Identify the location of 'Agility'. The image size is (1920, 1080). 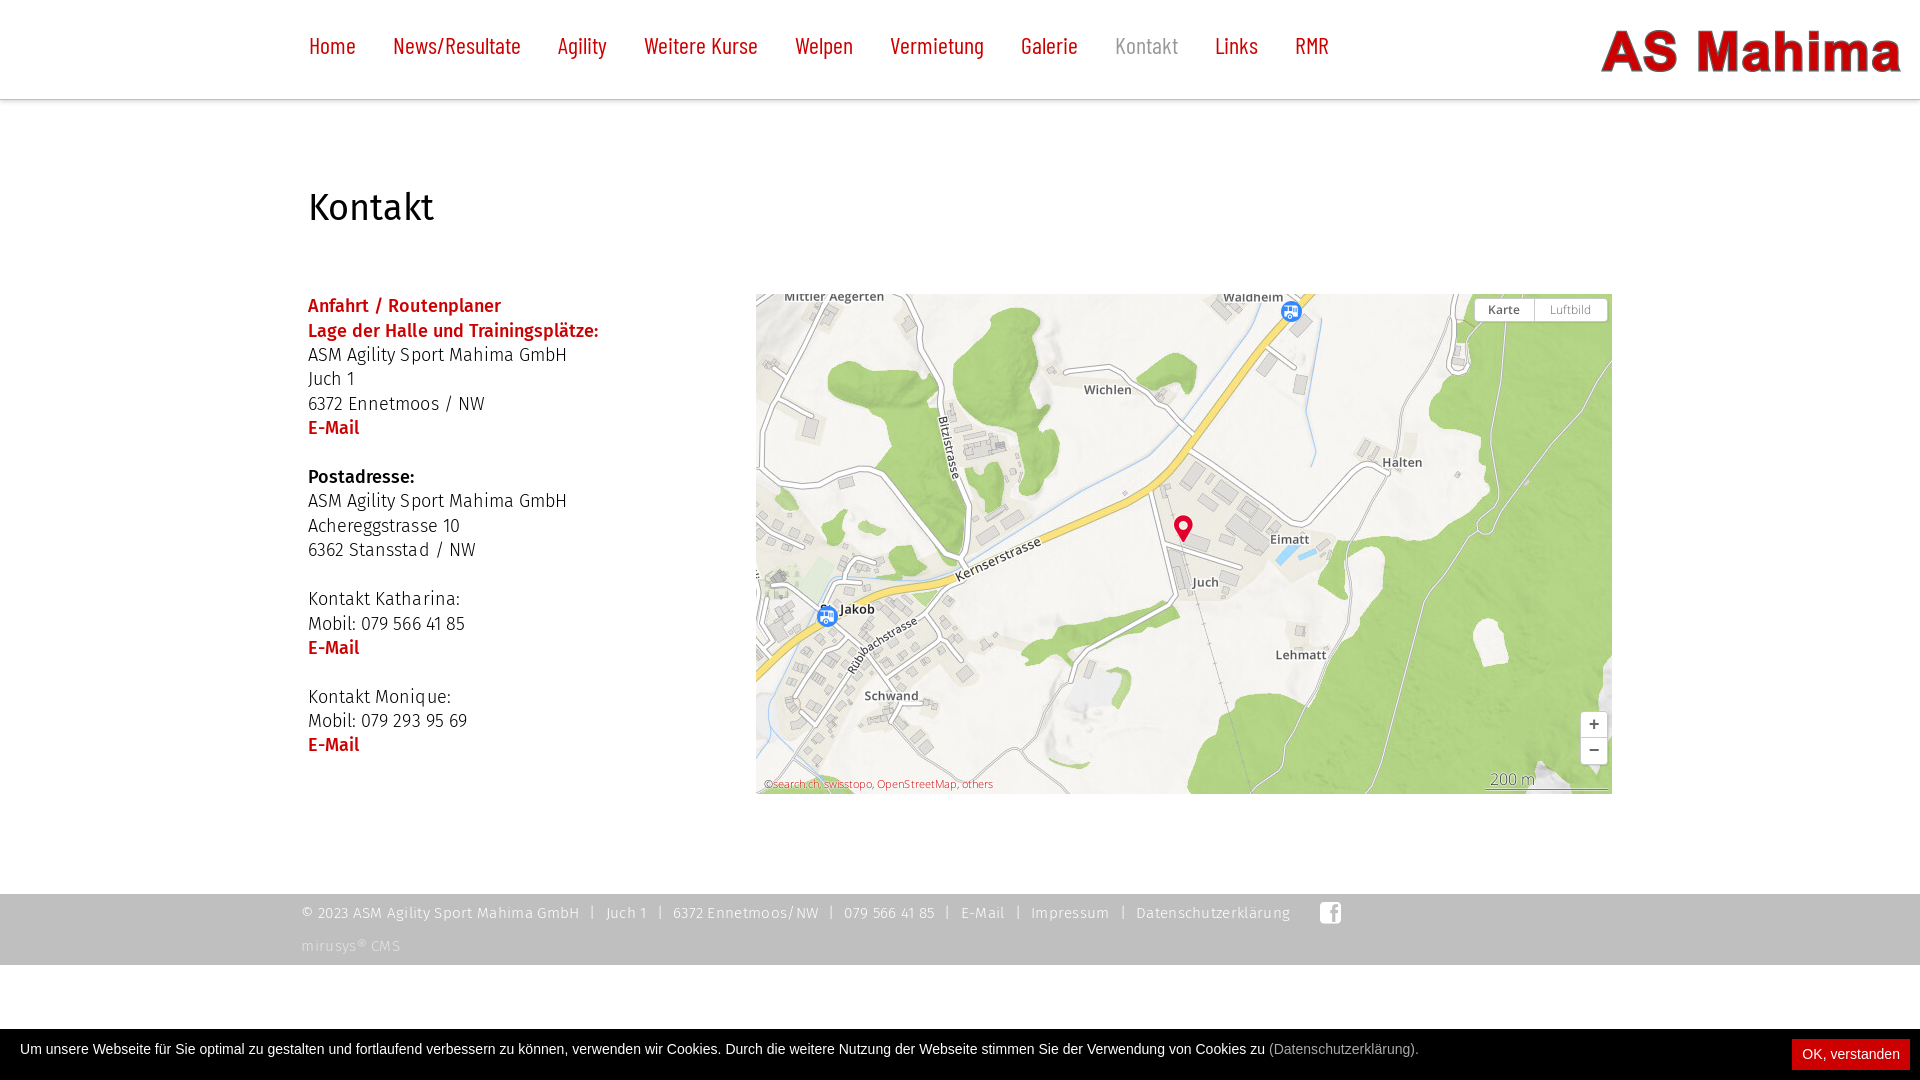
(581, 49).